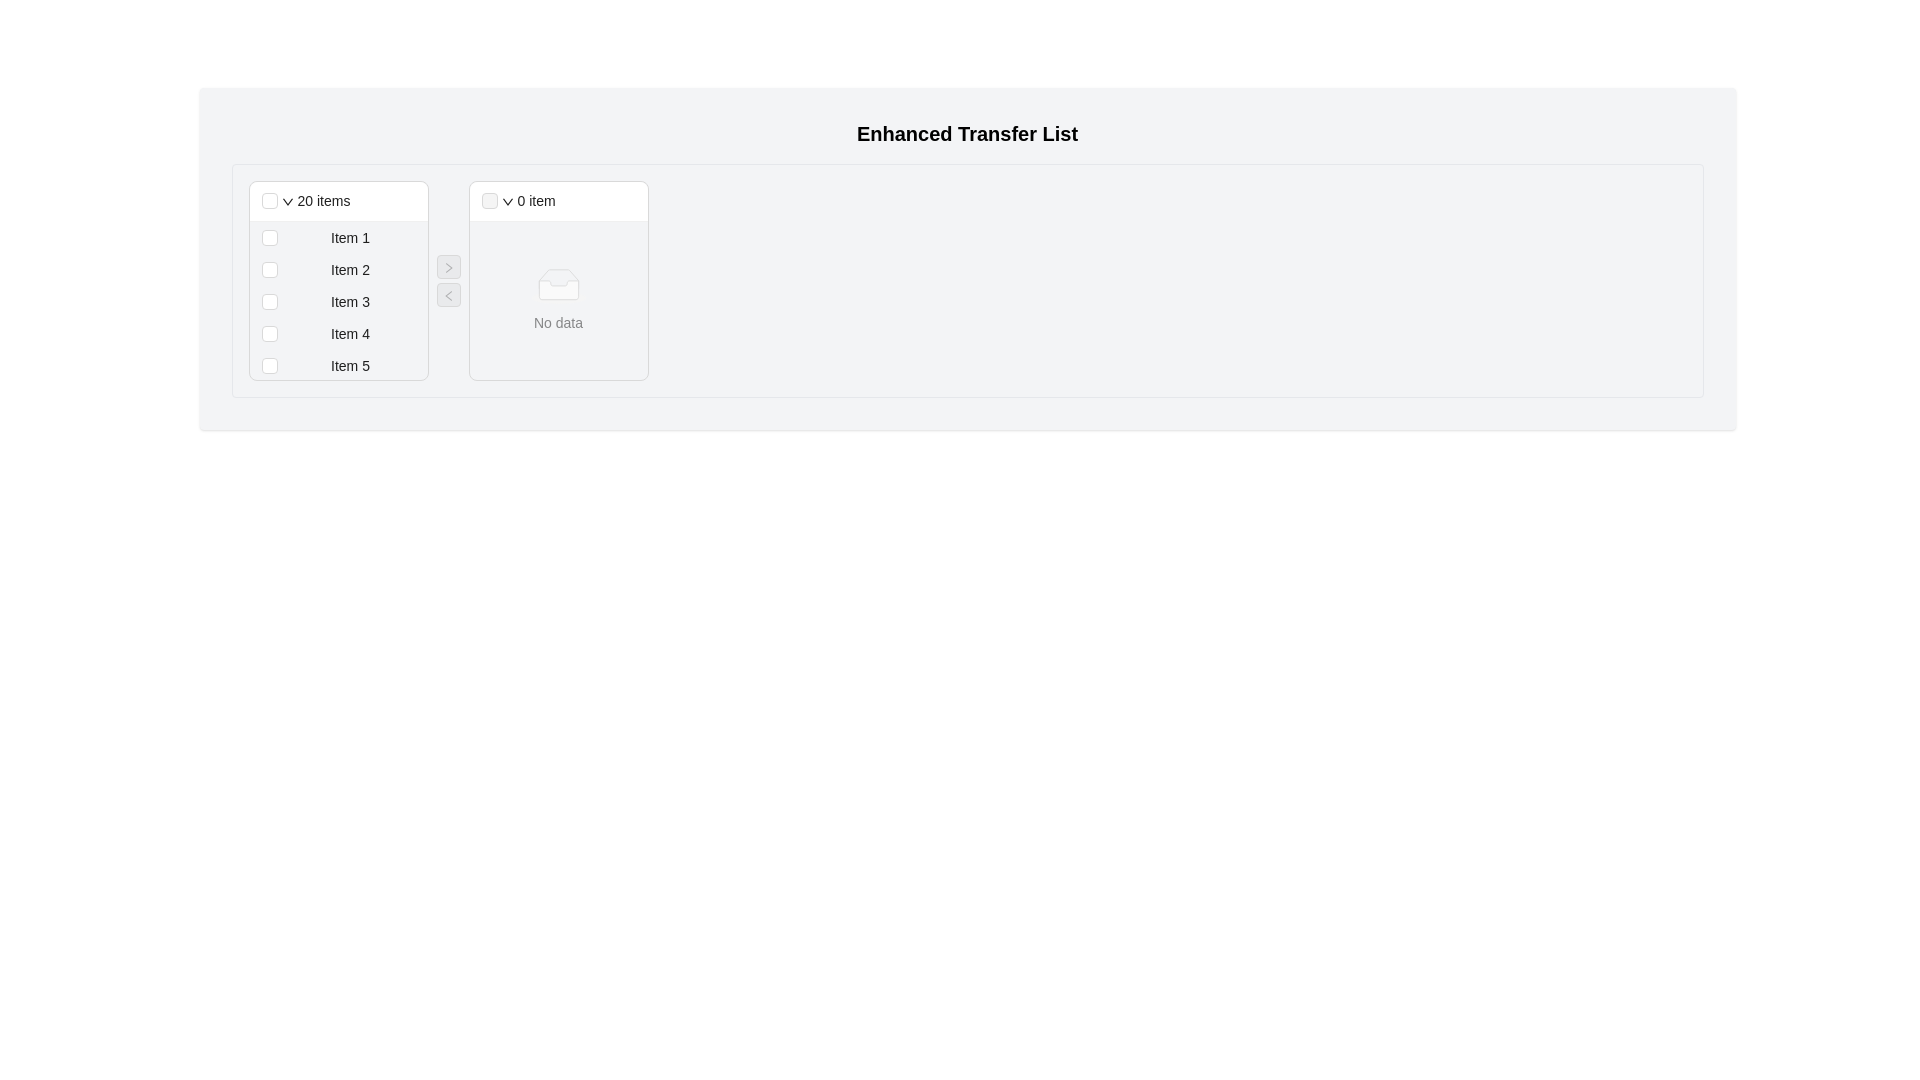 This screenshot has height=1080, width=1920. What do you see at coordinates (350, 333) in the screenshot?
I see `the list item element displaying 'Item 4', which is the fourth item in a vertically aligned list located on the left side of the interface` at bounding box center [350, 333].